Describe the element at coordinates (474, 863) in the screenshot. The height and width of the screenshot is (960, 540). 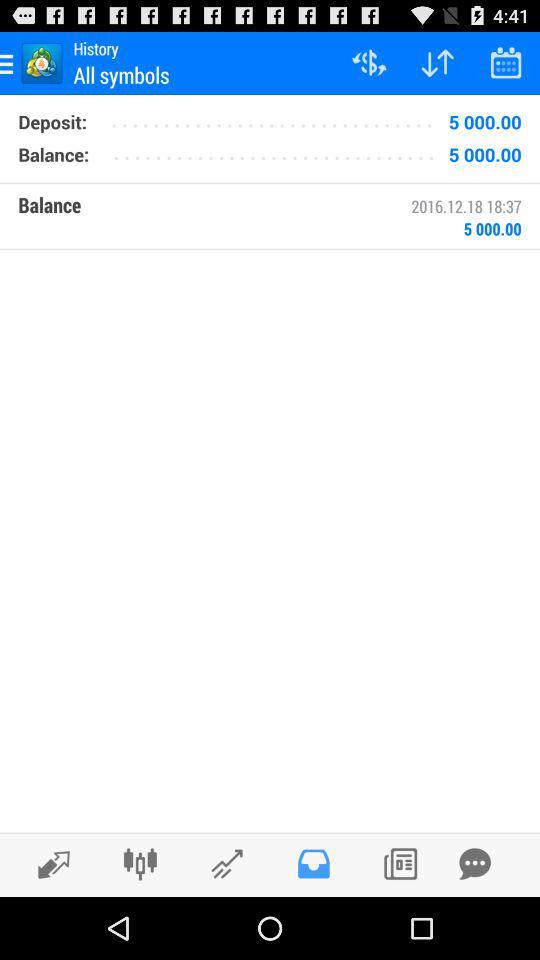
I see `backup data` at that location.